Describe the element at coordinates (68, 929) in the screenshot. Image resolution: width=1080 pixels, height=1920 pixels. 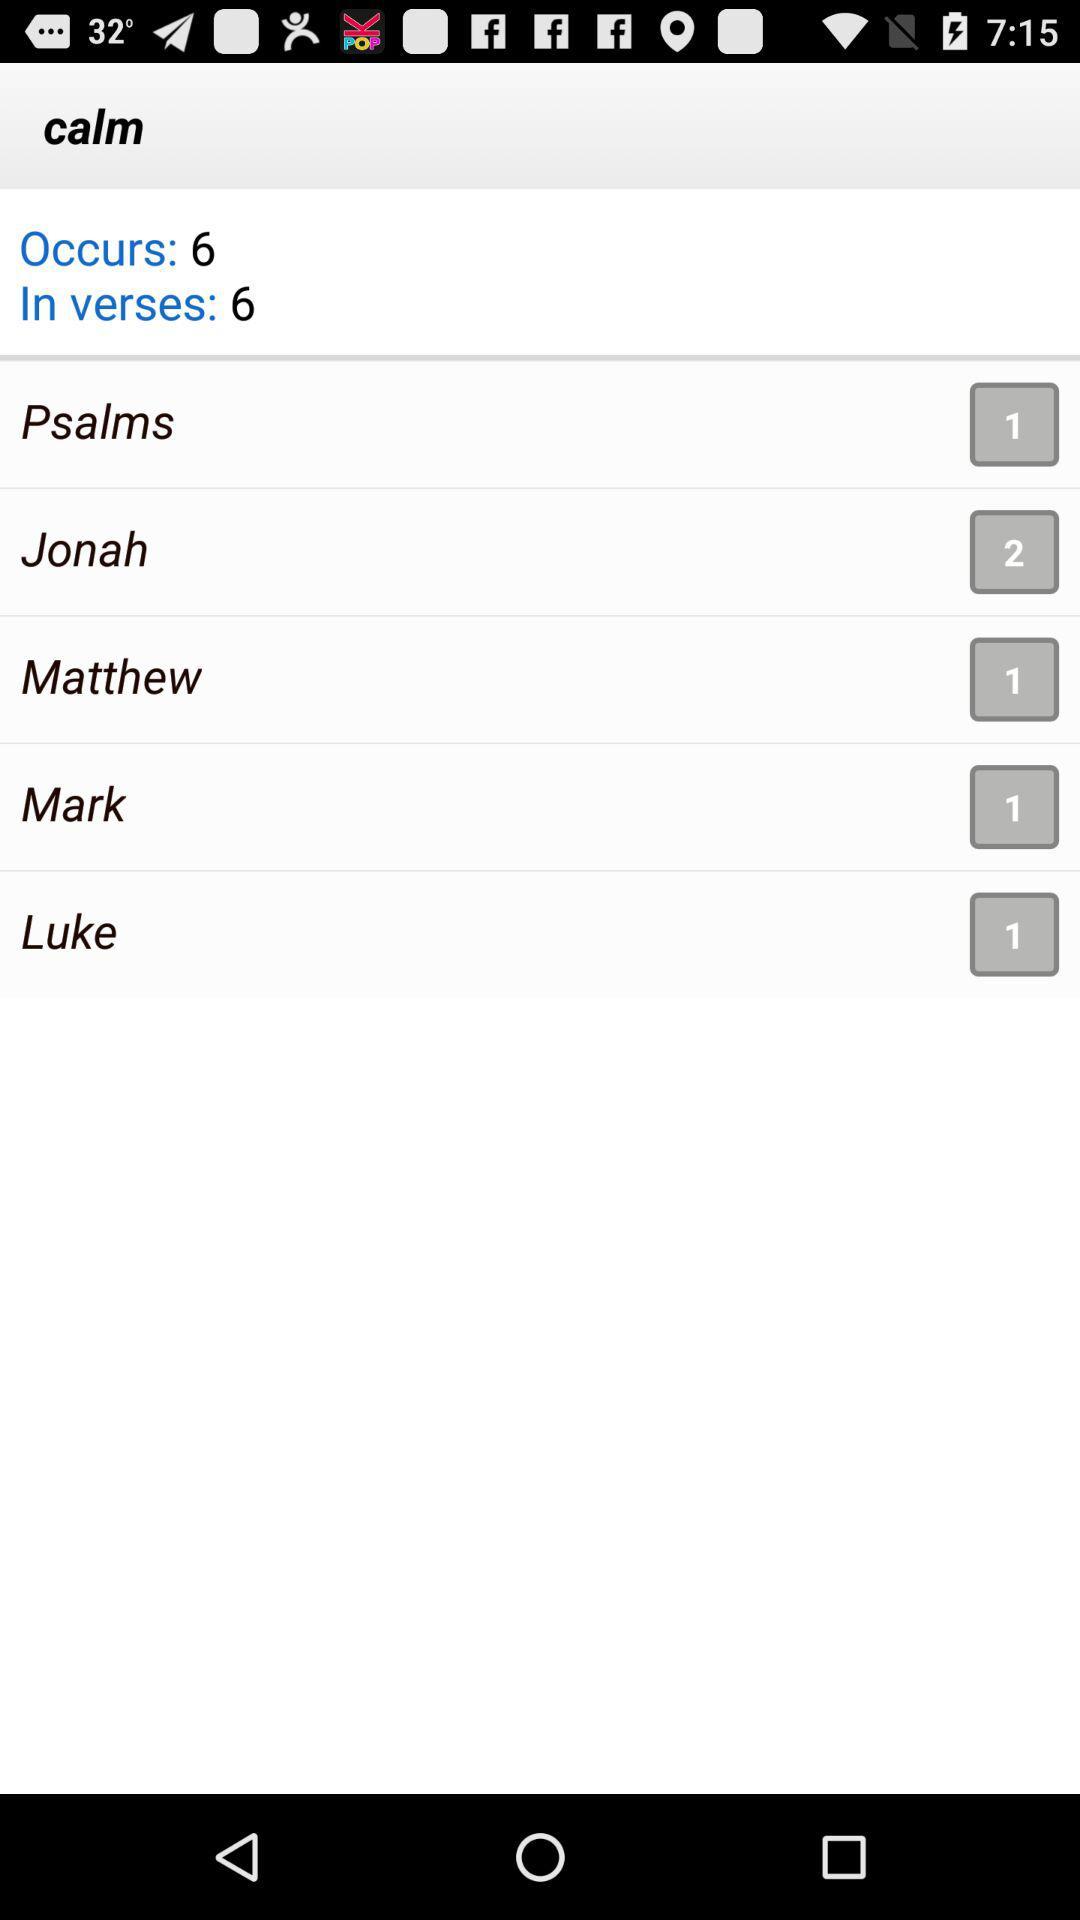
I see `app to the left of the 1 item` at that location.